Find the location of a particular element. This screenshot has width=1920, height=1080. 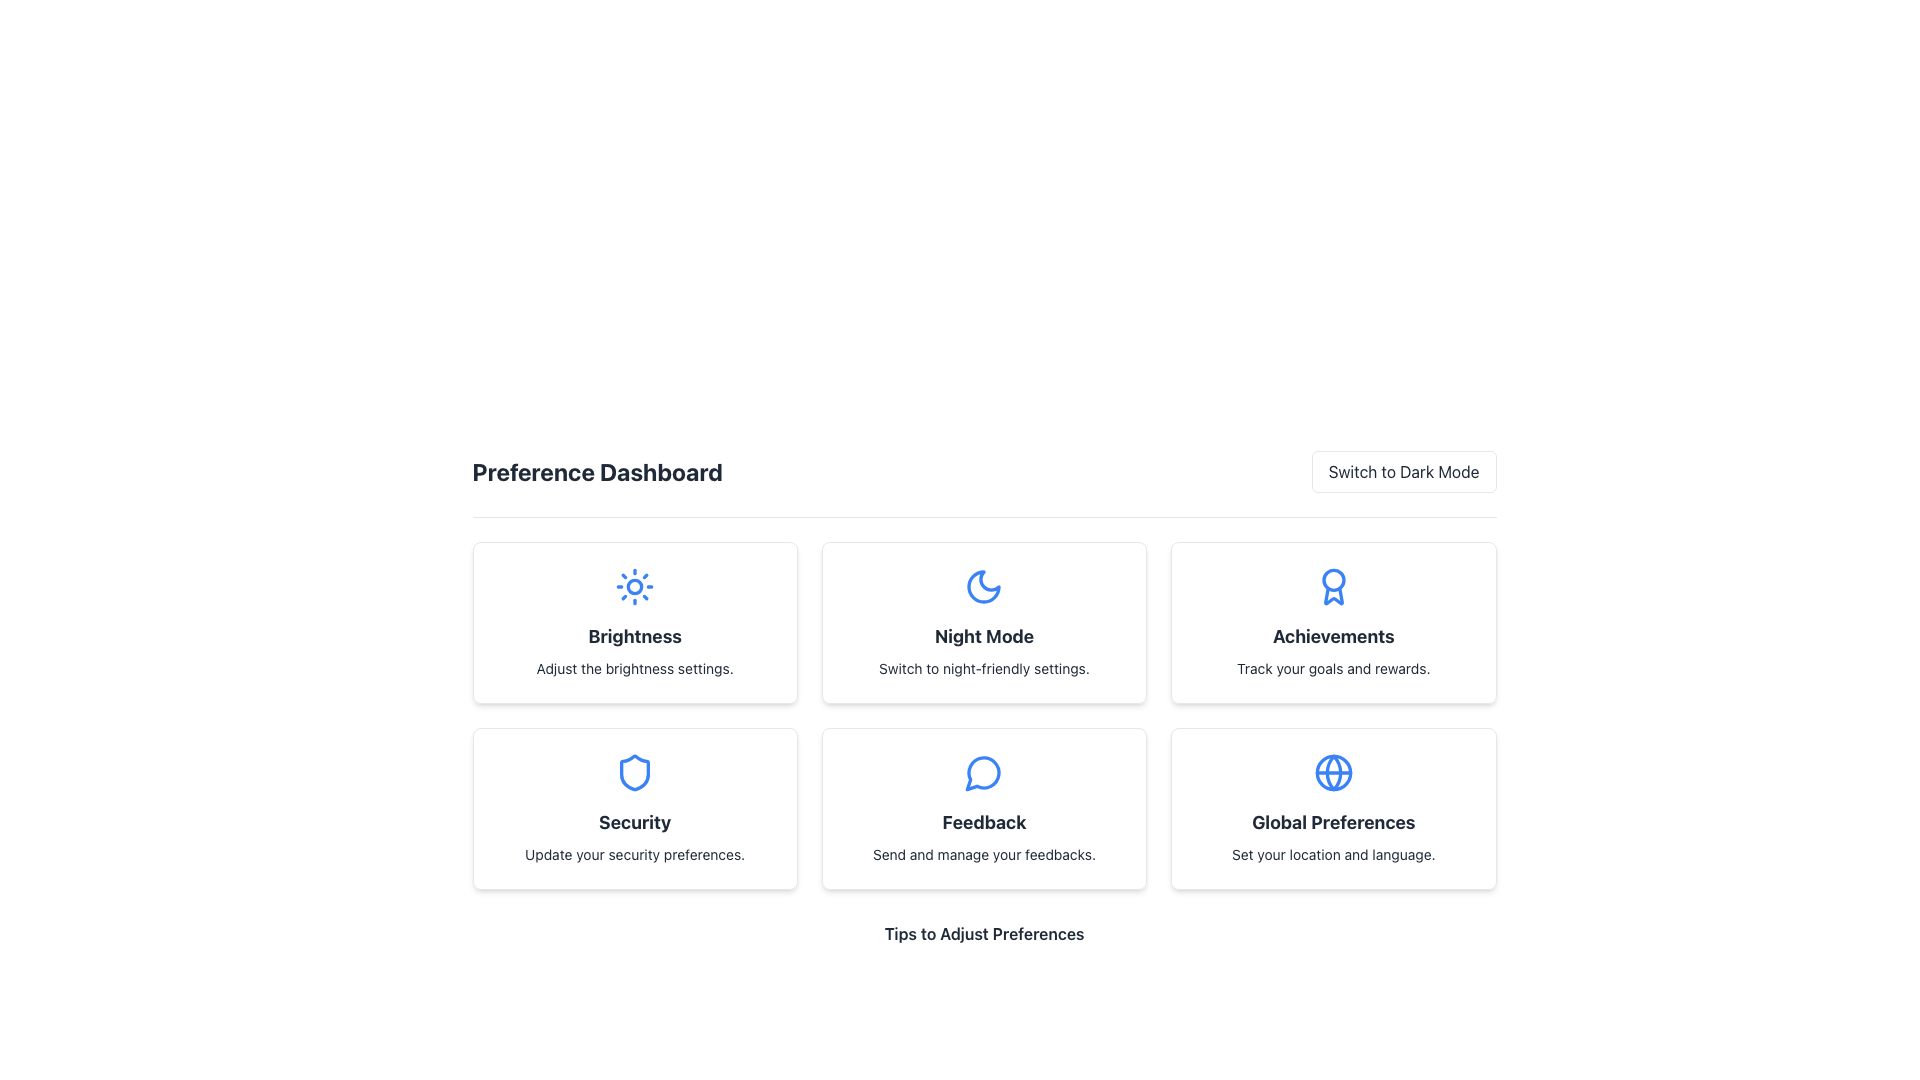

information from the Informational Card element titled 'Security' with a blue shield icon, located in the 'Preference Dashboard' section is located at coordinates (634, 808).